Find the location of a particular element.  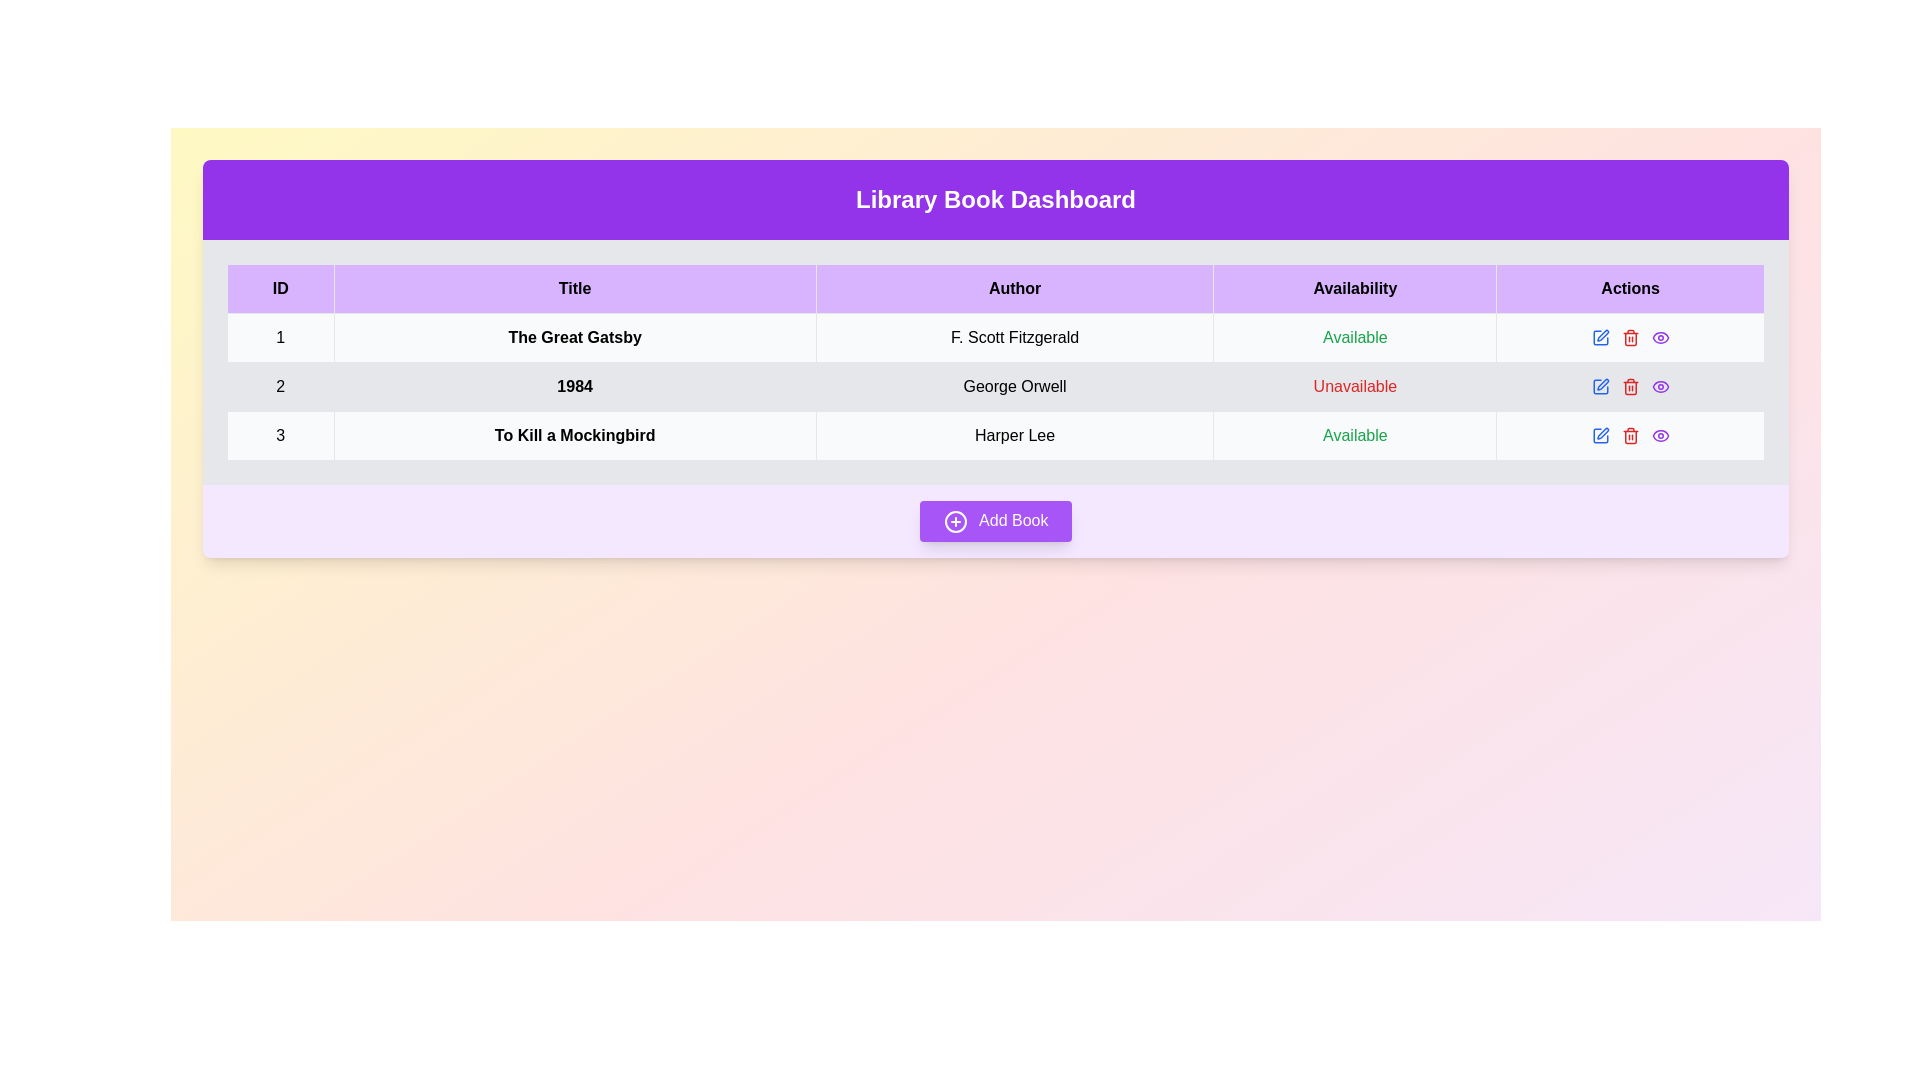

the red trash can icon in the 'Actions' column of the row for the book '1984' by George Orwell in the 'Library Book Dashboard' is located at coordinates (1630, 386).